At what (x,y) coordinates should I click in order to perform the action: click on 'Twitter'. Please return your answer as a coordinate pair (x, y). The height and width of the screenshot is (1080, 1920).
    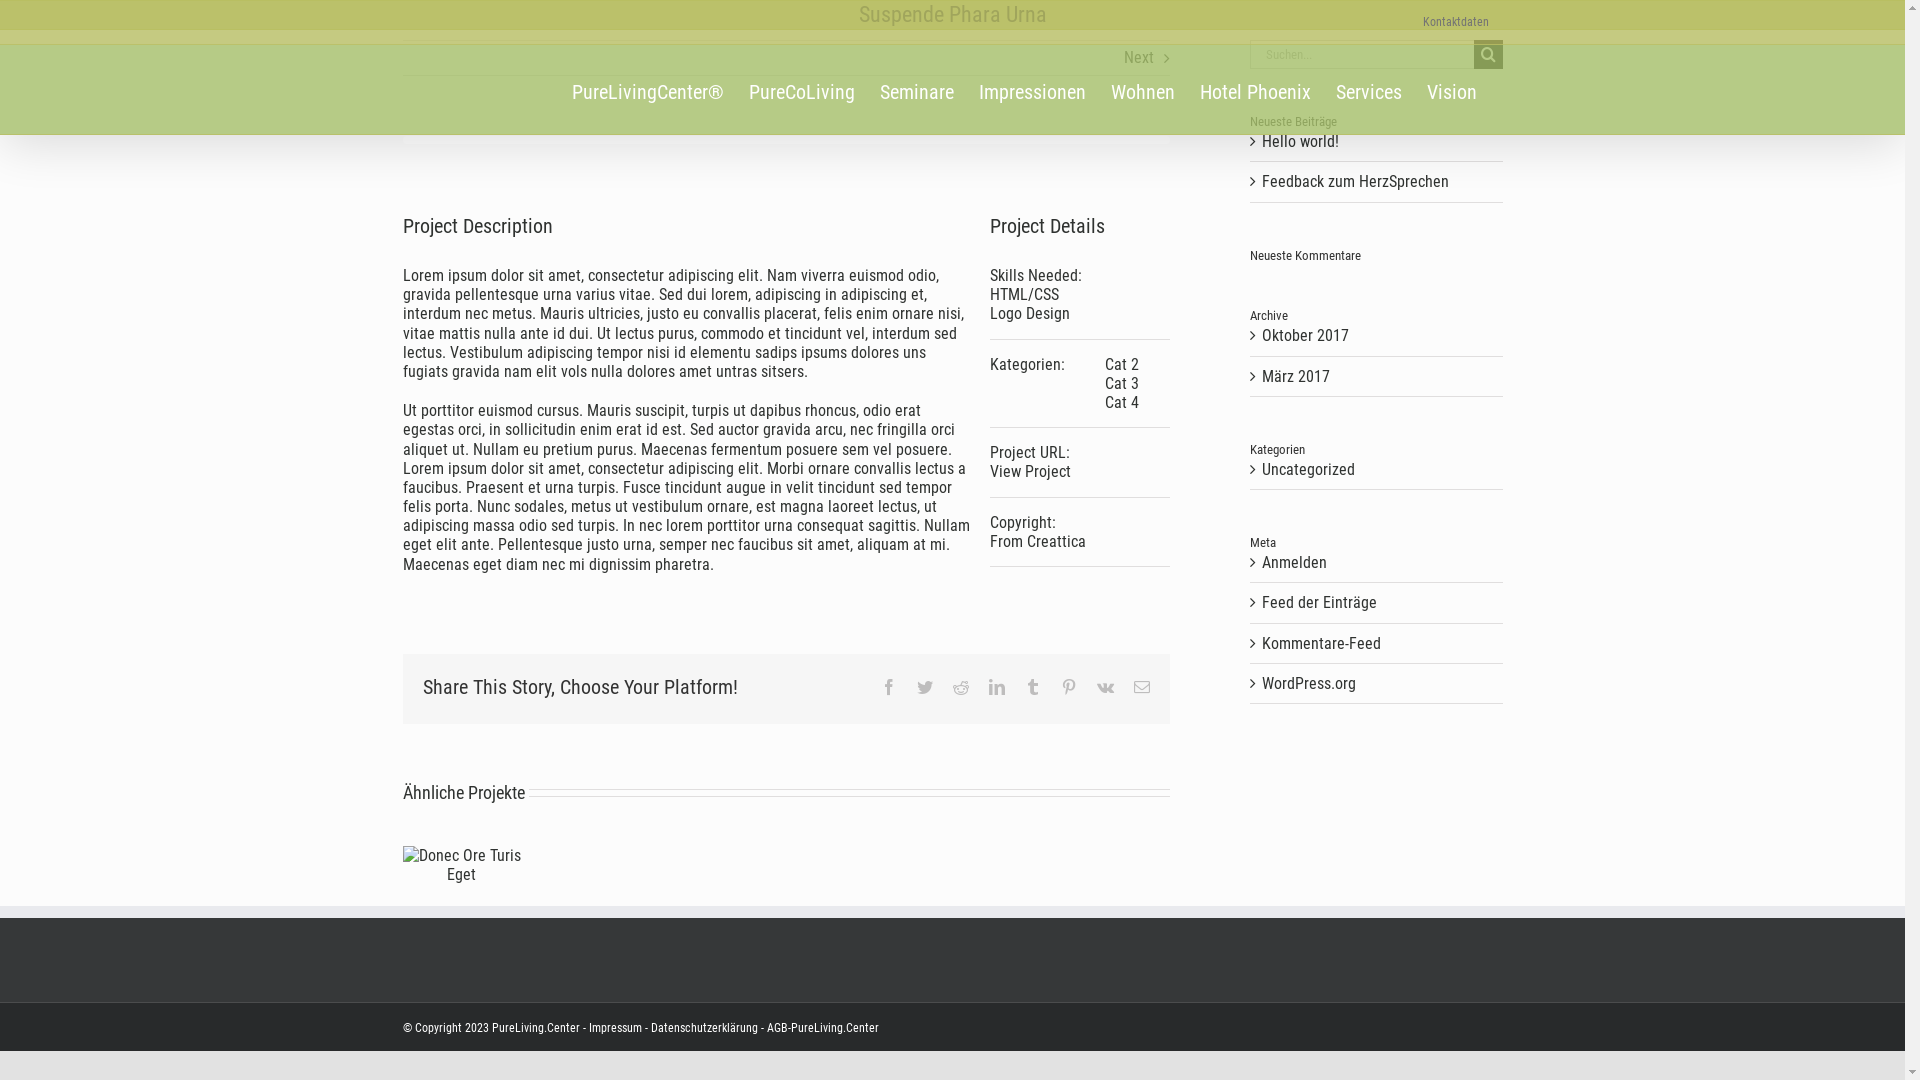
    Looking at the image, I should click on (923, 685).